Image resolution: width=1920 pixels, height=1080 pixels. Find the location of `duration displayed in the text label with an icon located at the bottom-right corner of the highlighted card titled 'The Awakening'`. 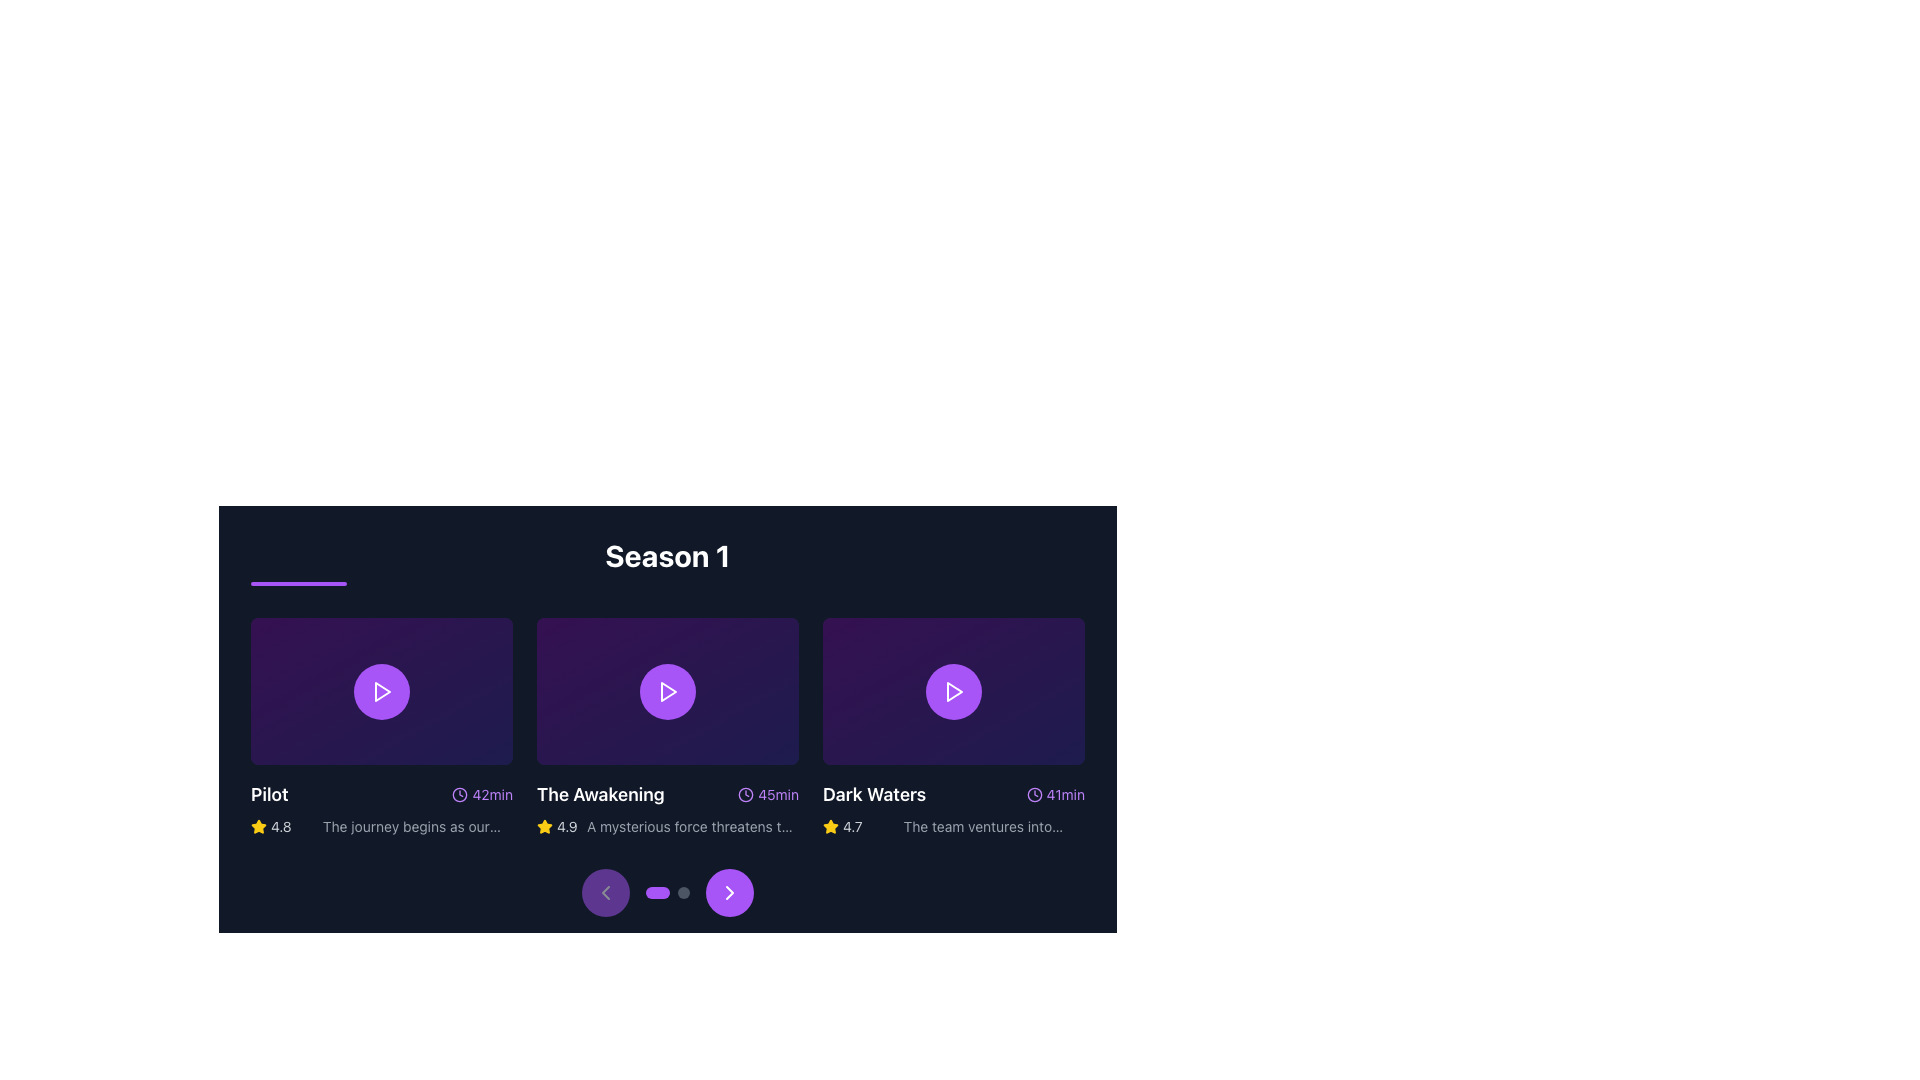

duration displayed in the text label with an icon located at the bottom-right corner of the highlighted card titled 'The Awakening' is located at coordinates (767, 794).